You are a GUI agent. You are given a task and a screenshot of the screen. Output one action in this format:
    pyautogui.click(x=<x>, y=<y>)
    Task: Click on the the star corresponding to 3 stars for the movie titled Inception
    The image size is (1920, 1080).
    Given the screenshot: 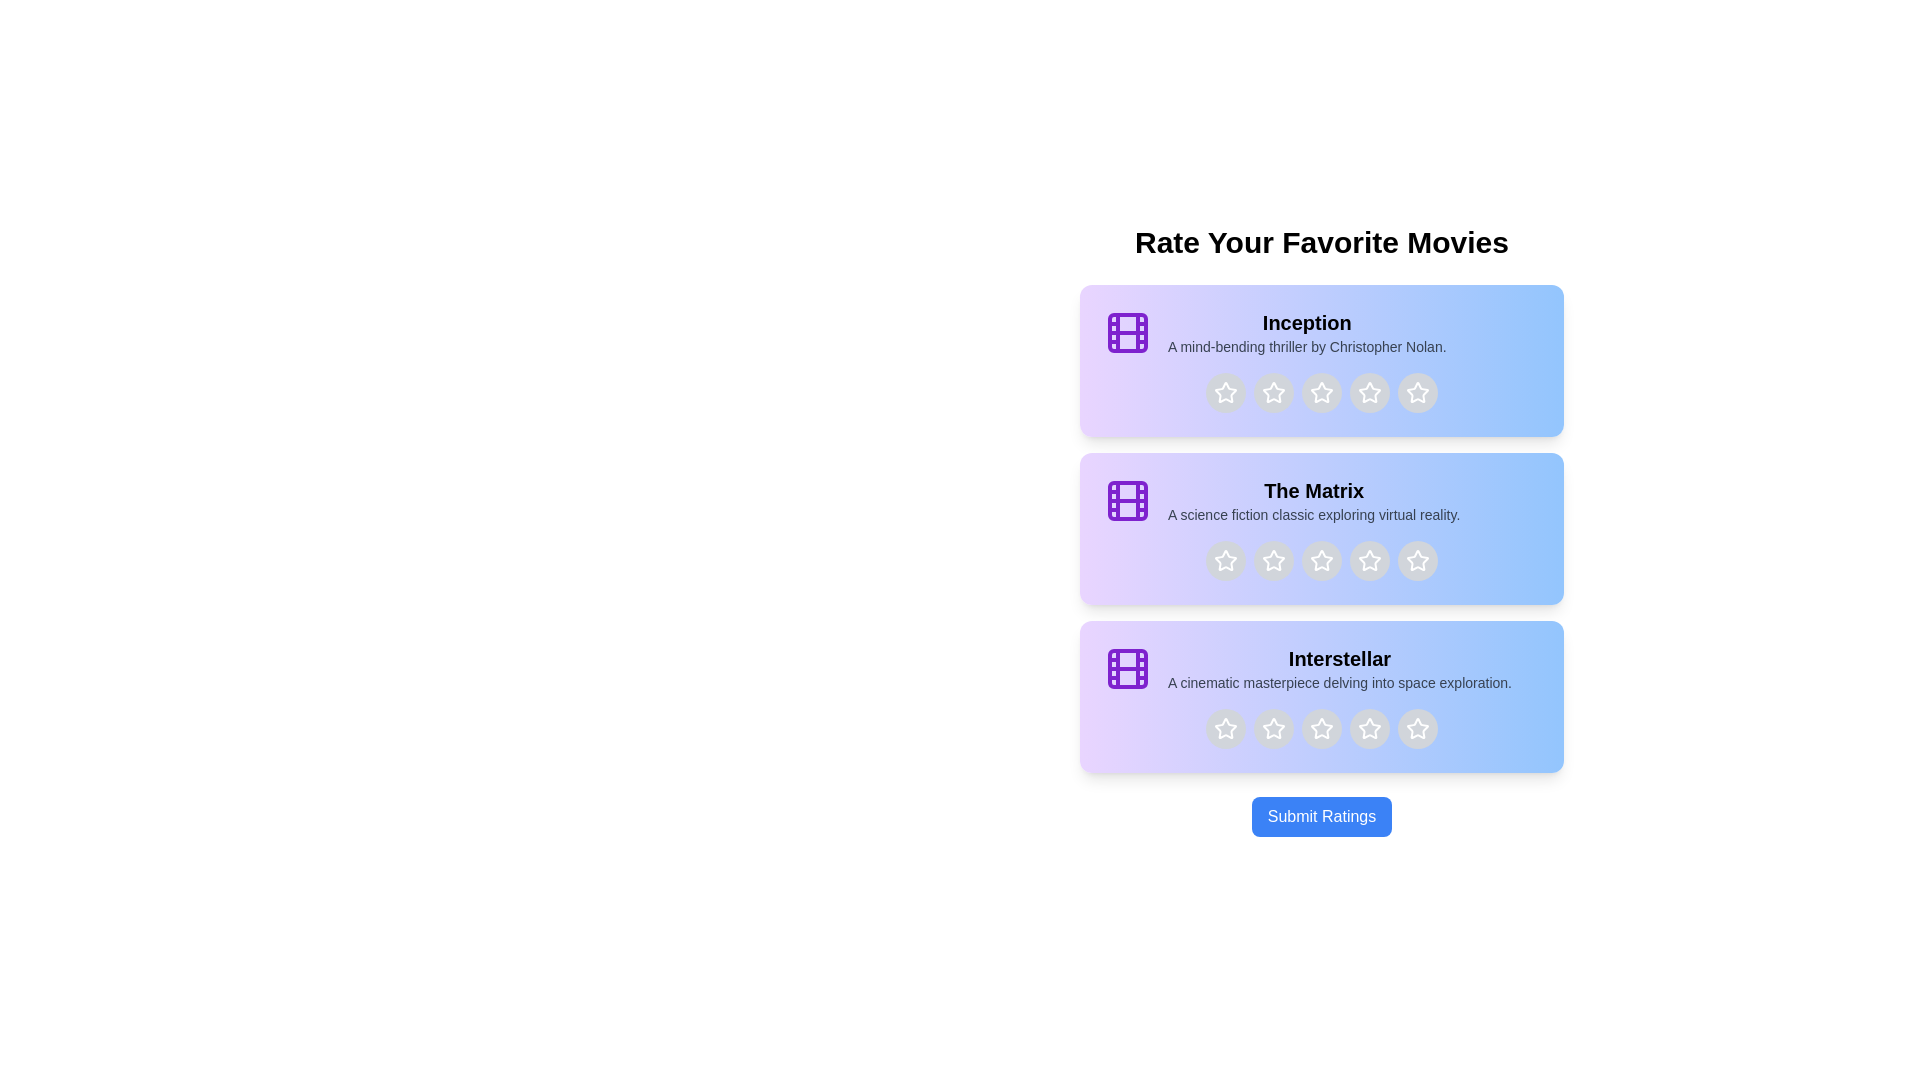 What is the action you would take?
    pyautogui.click(x=1321, y=393)
    